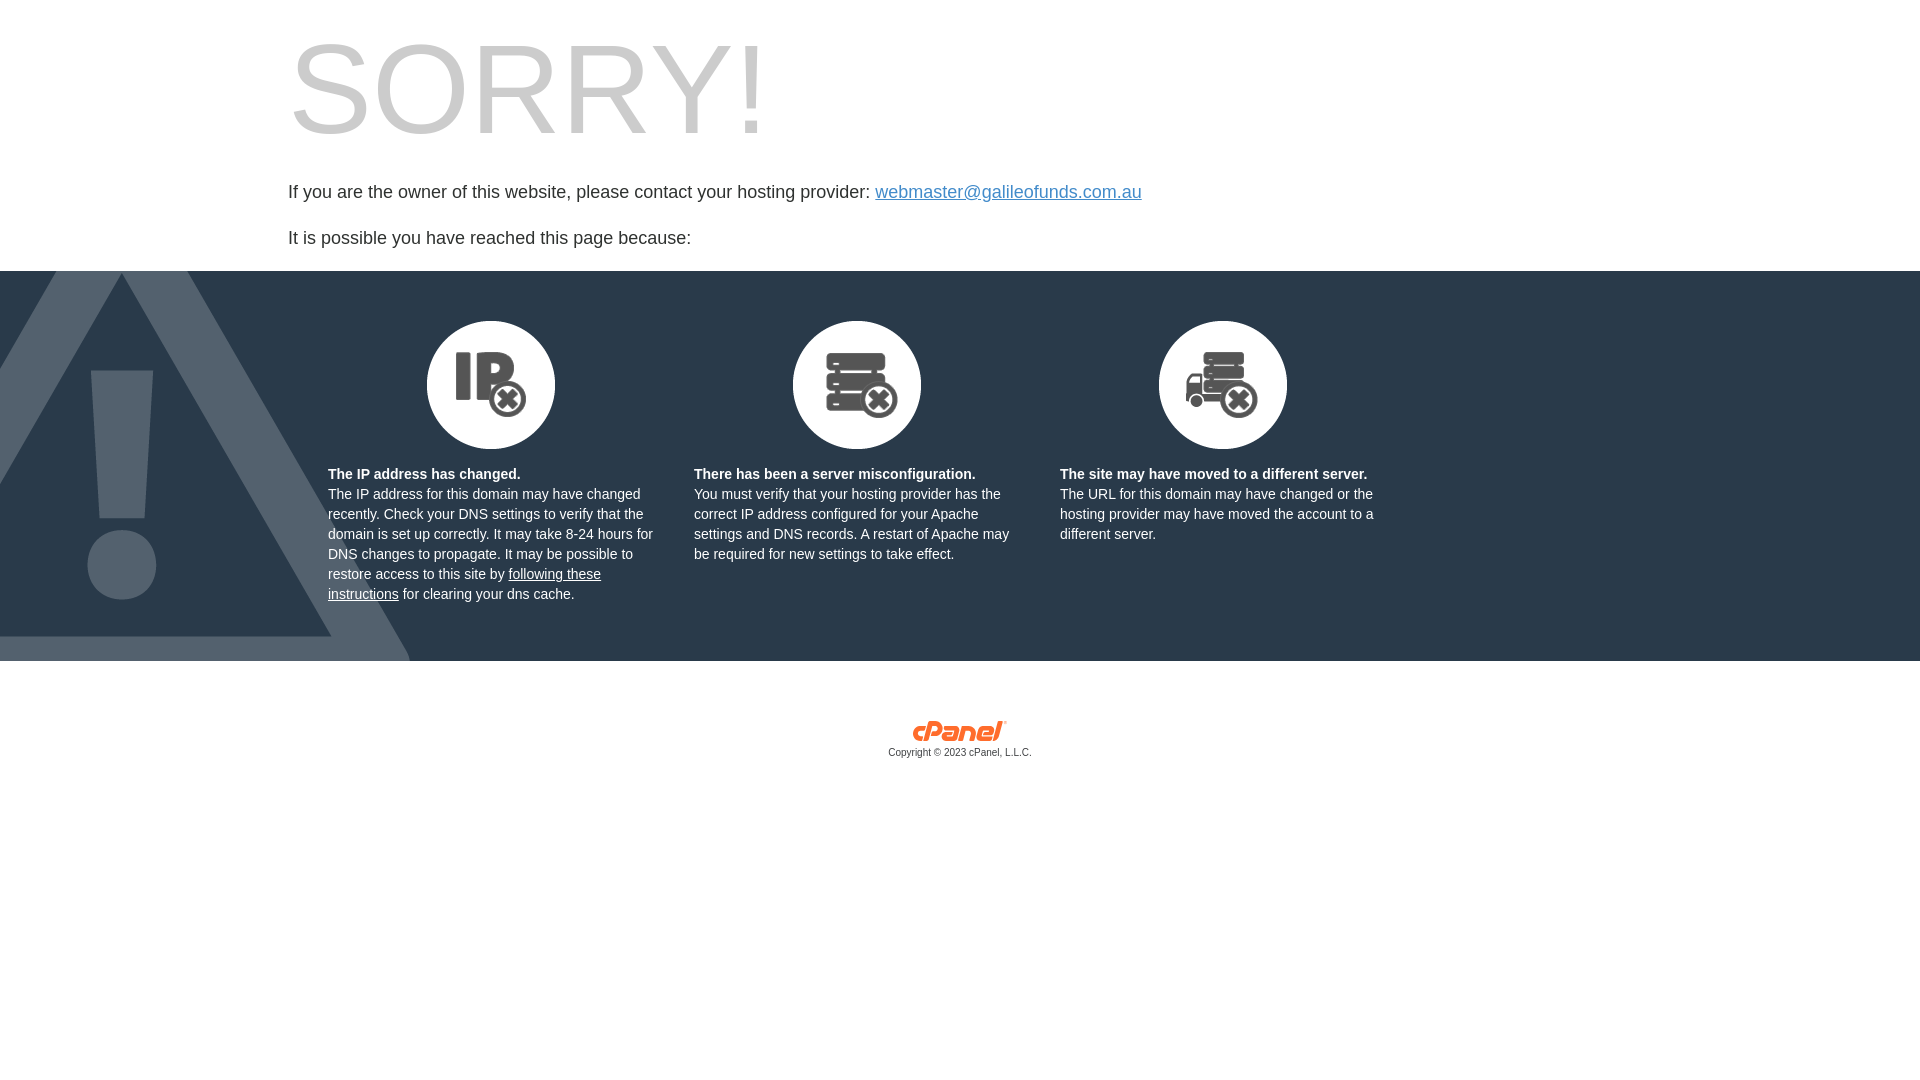 This screenshot has height=1080, width=1920. Describe the element at coordinates (463, 583) in the screenshot. I see `'following these instructions'` at that location.